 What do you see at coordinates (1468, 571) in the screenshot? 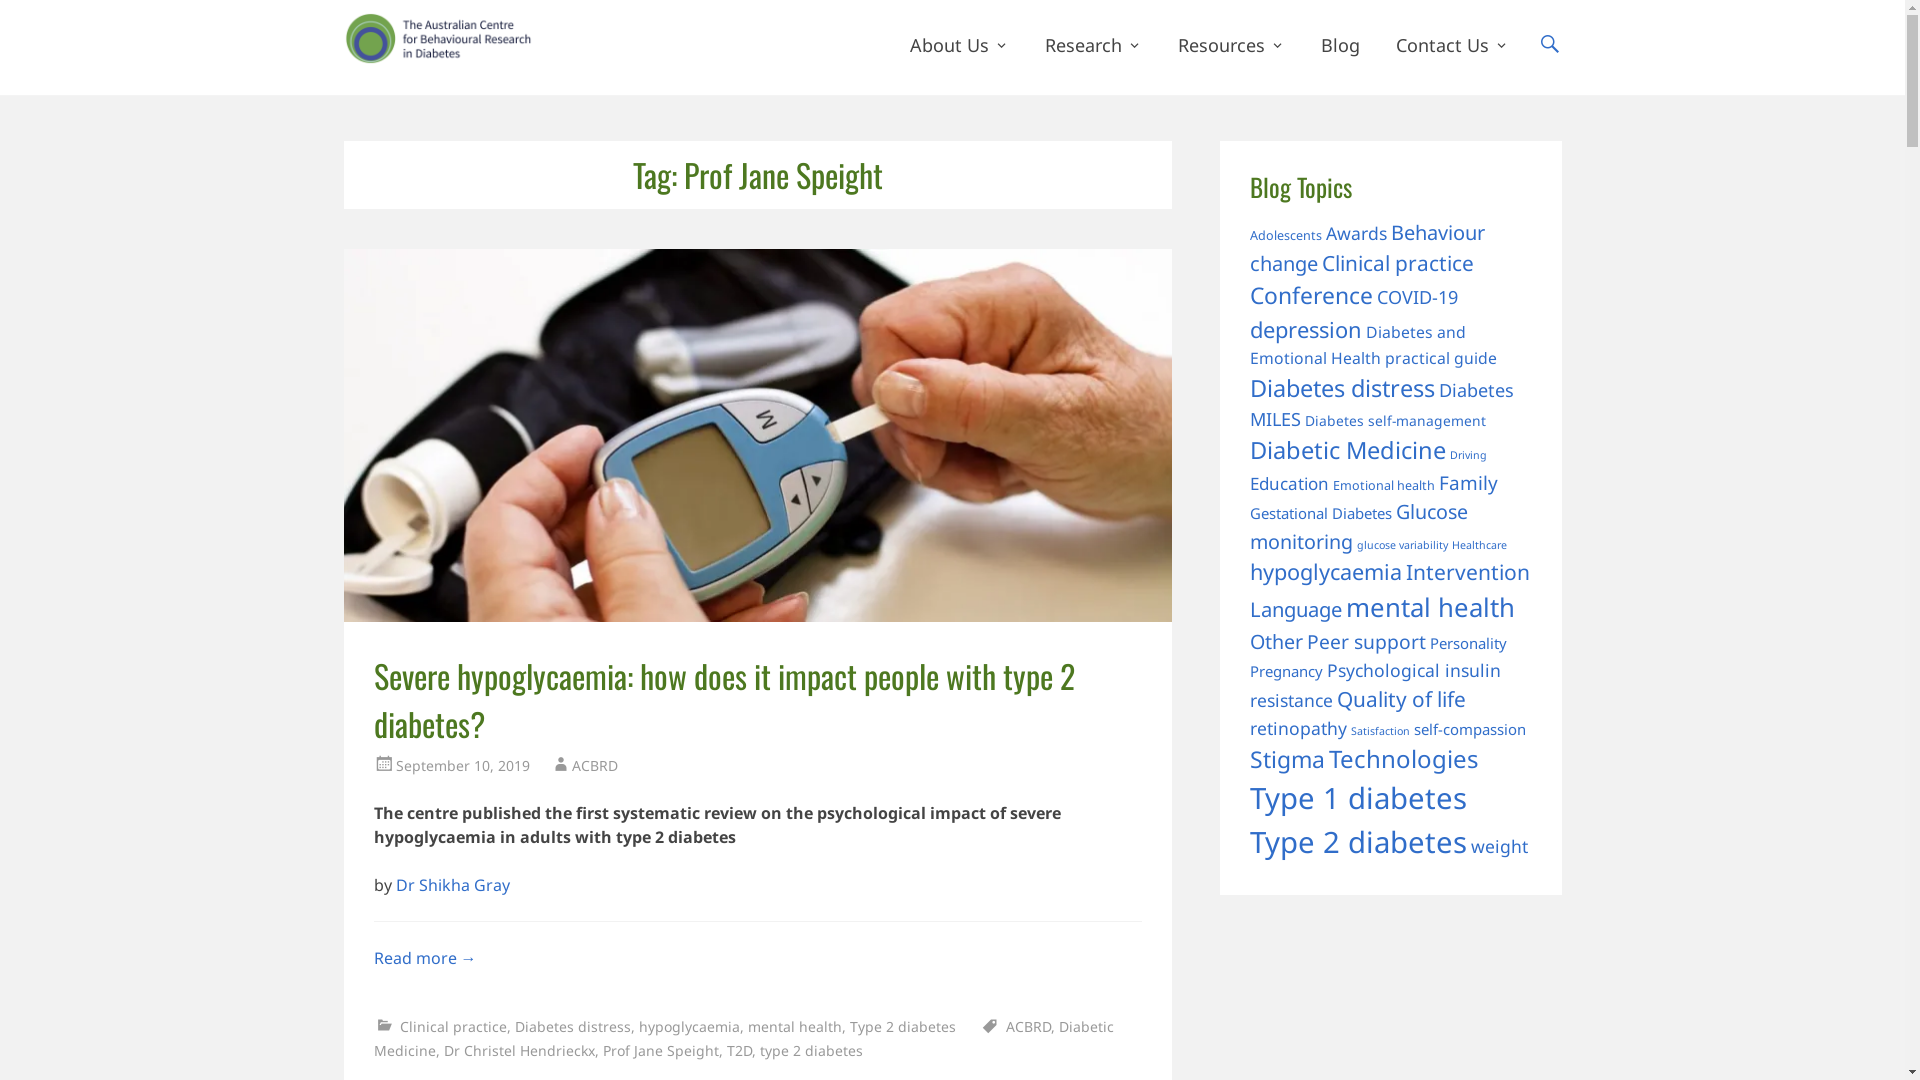
I see `'Intervention'` at bounding box center [1468, 571].